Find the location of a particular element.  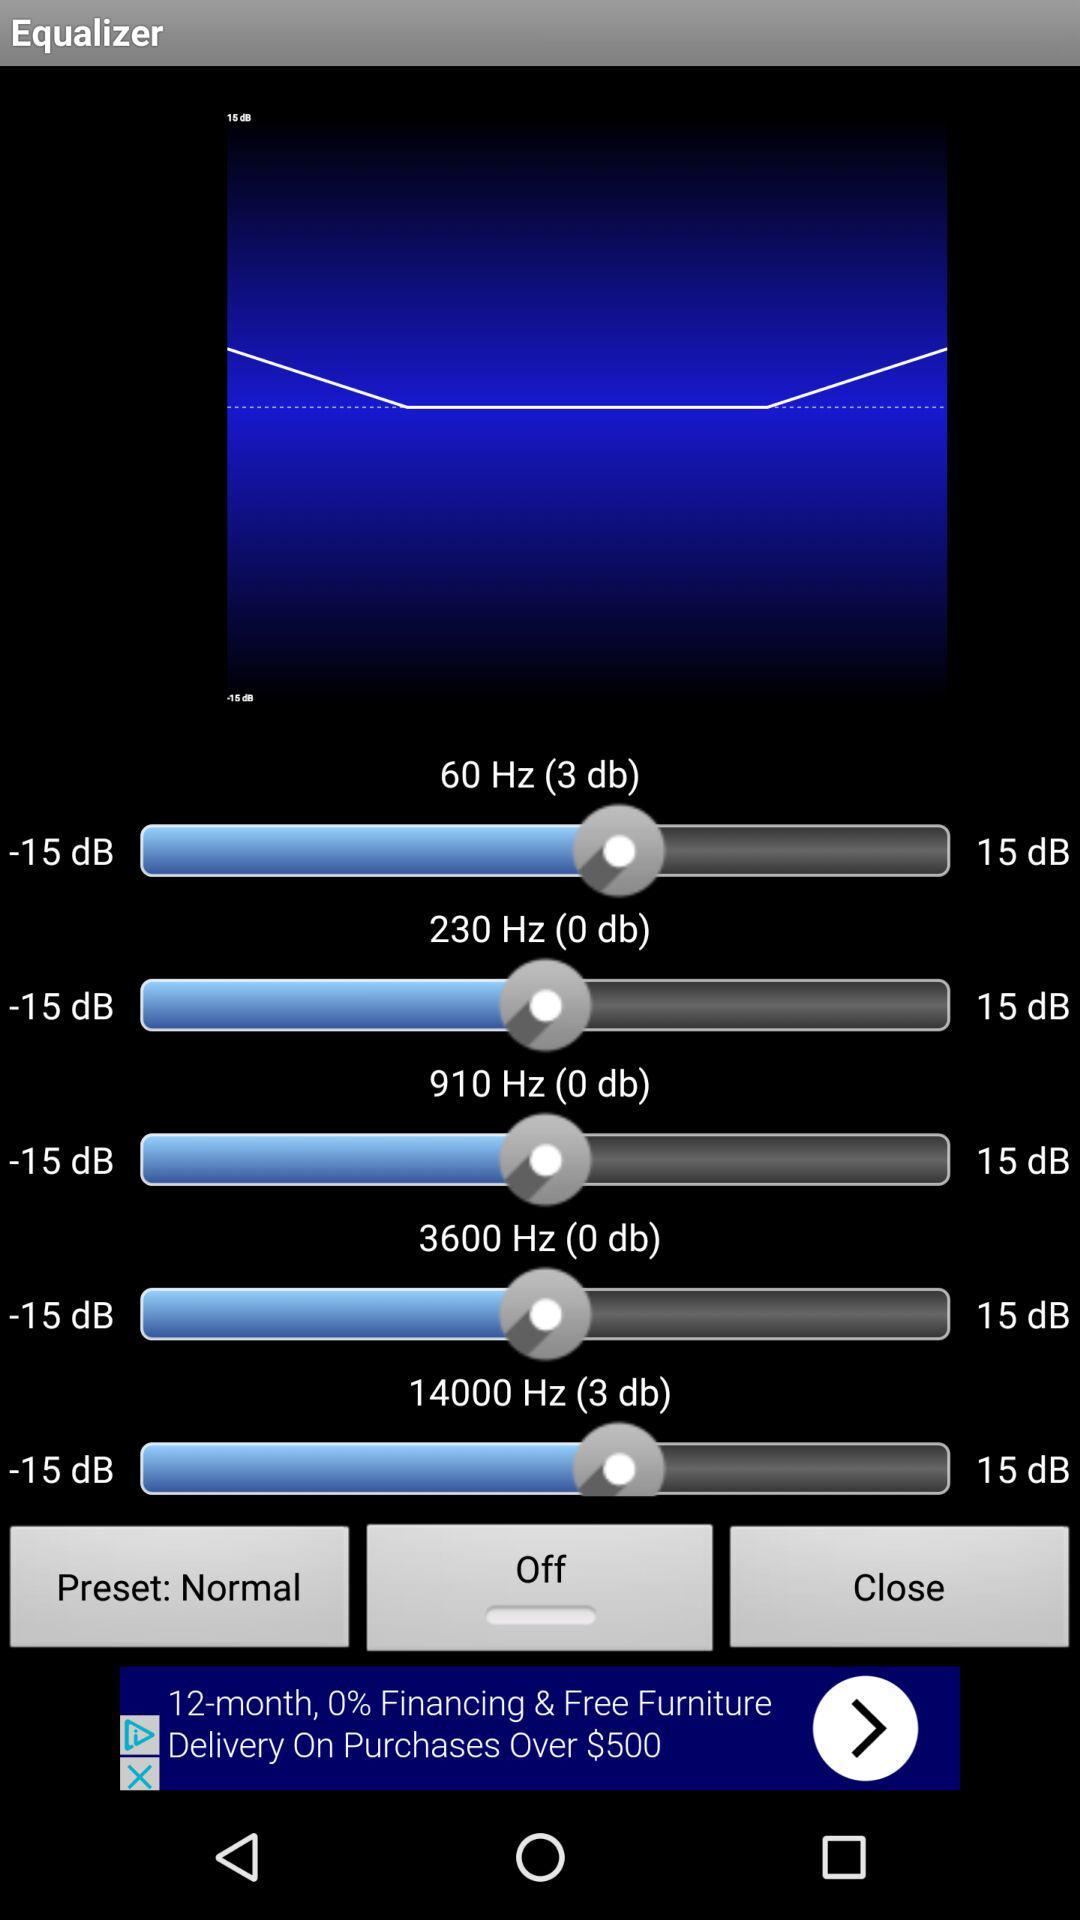

advertisement is located at coordinates (540, 1727).